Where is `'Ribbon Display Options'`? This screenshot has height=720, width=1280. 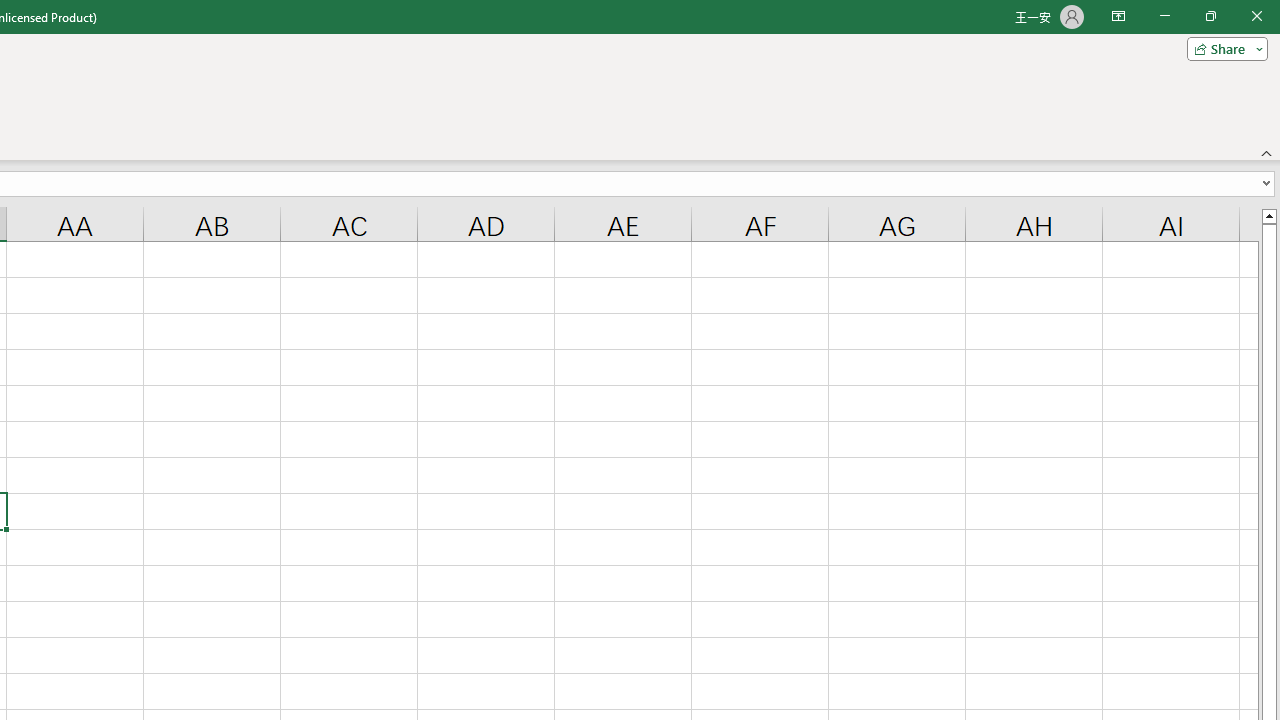 'Ribbon Display Options' is located at coordinates (1117, 16).